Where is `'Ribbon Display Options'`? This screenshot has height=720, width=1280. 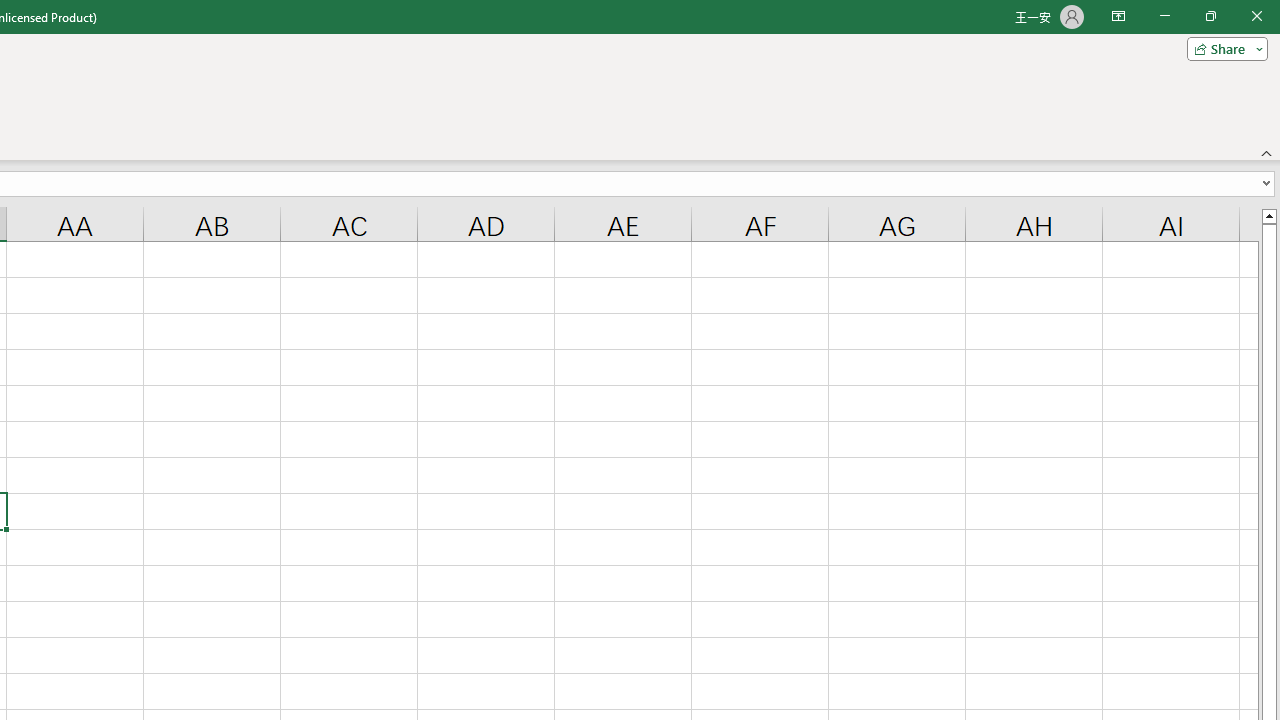 'Ribbon Display Options' is located at coordinates (1117, 16).